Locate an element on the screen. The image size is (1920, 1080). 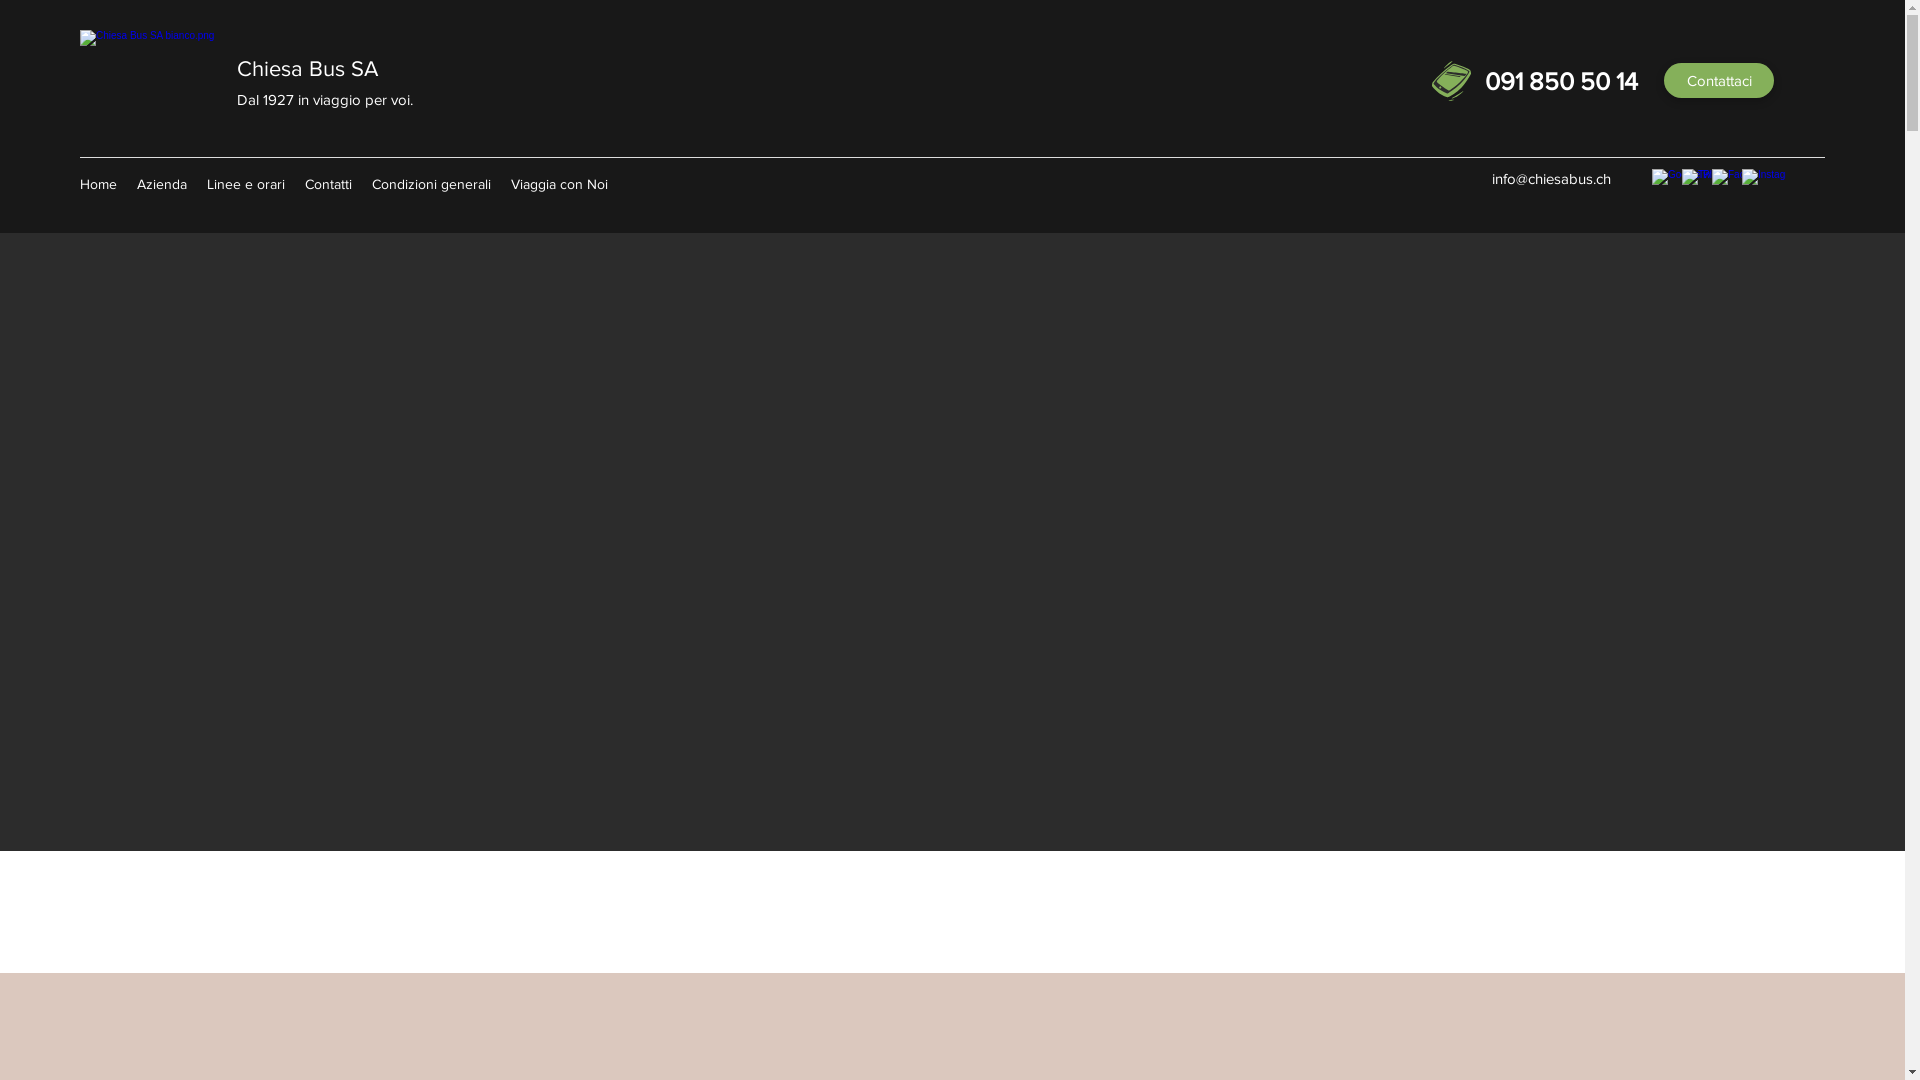
'info@chiesabus.ch' is located at coordinates (1492, 177).